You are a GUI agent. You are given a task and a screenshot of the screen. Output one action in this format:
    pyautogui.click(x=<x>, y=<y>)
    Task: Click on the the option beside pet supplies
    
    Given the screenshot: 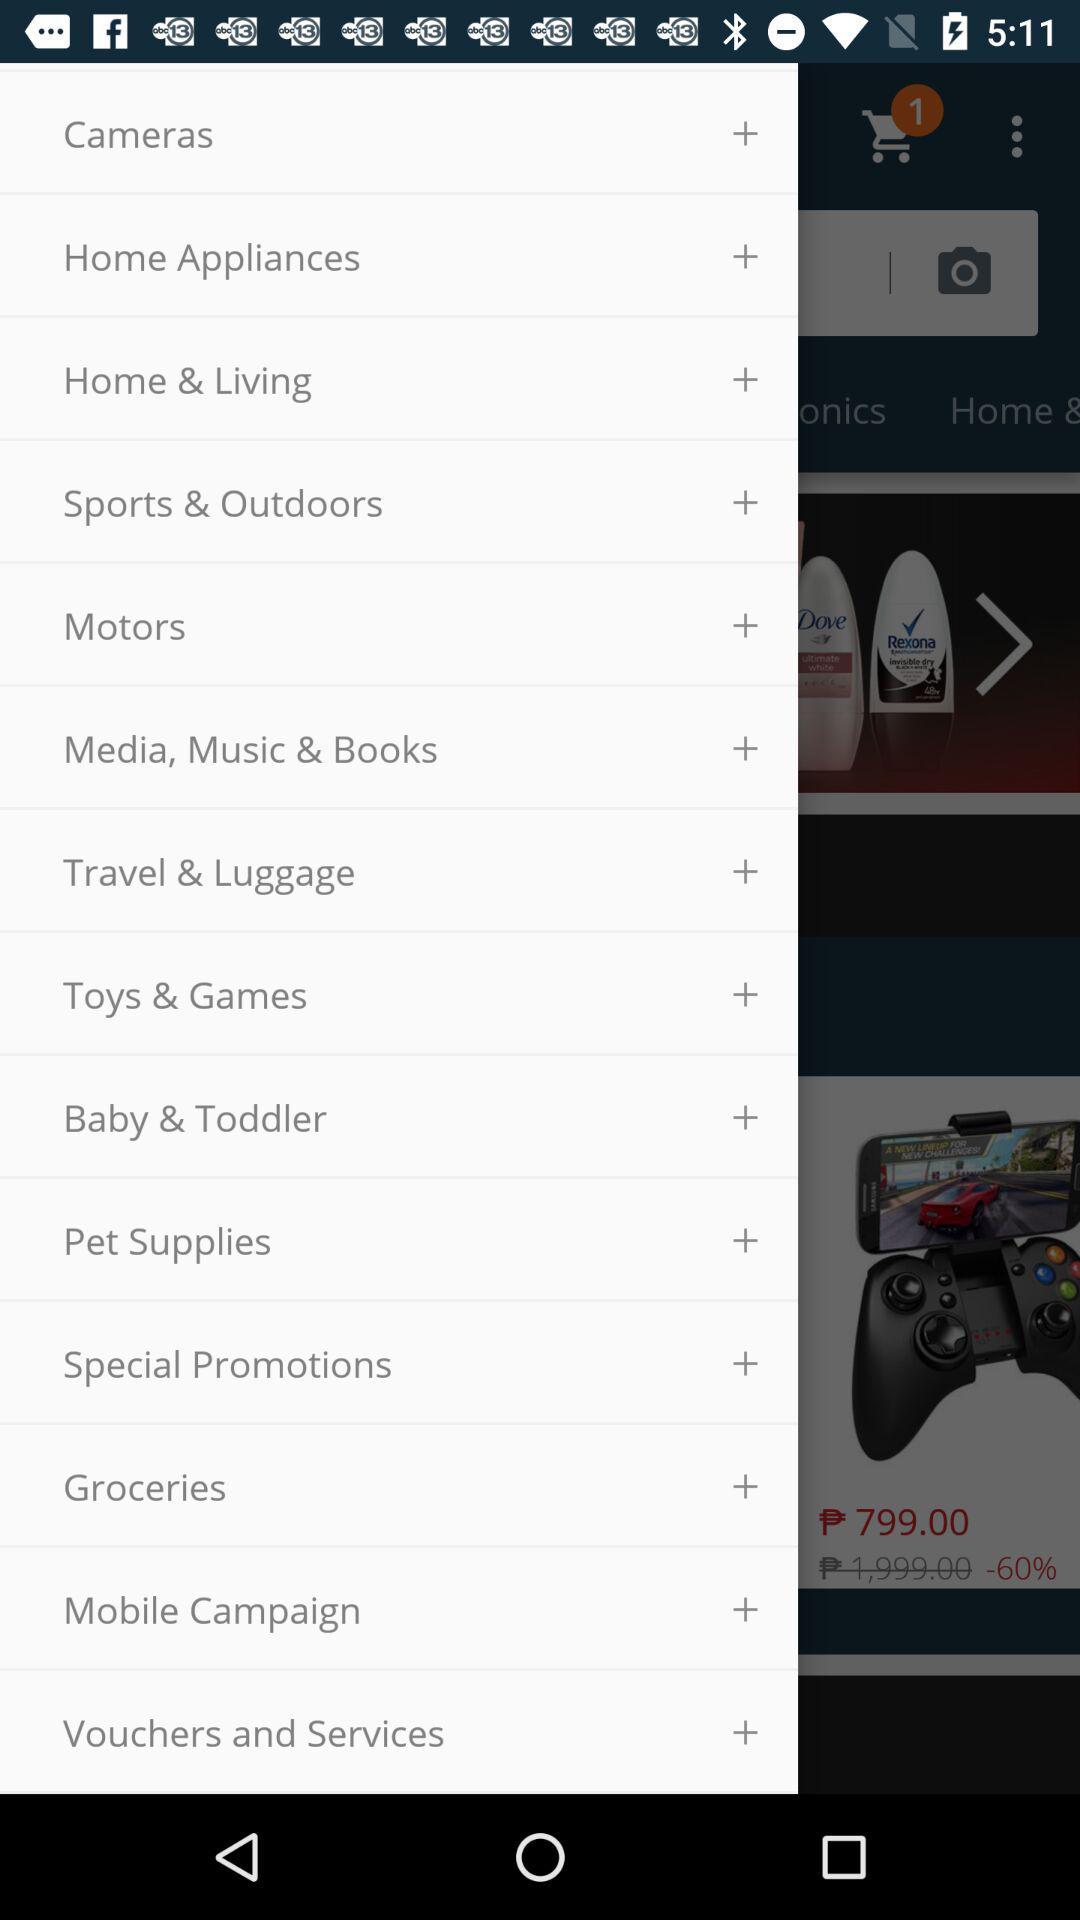 What is the action you would take?
    pyautogui.click(x=745, y=1240)
    